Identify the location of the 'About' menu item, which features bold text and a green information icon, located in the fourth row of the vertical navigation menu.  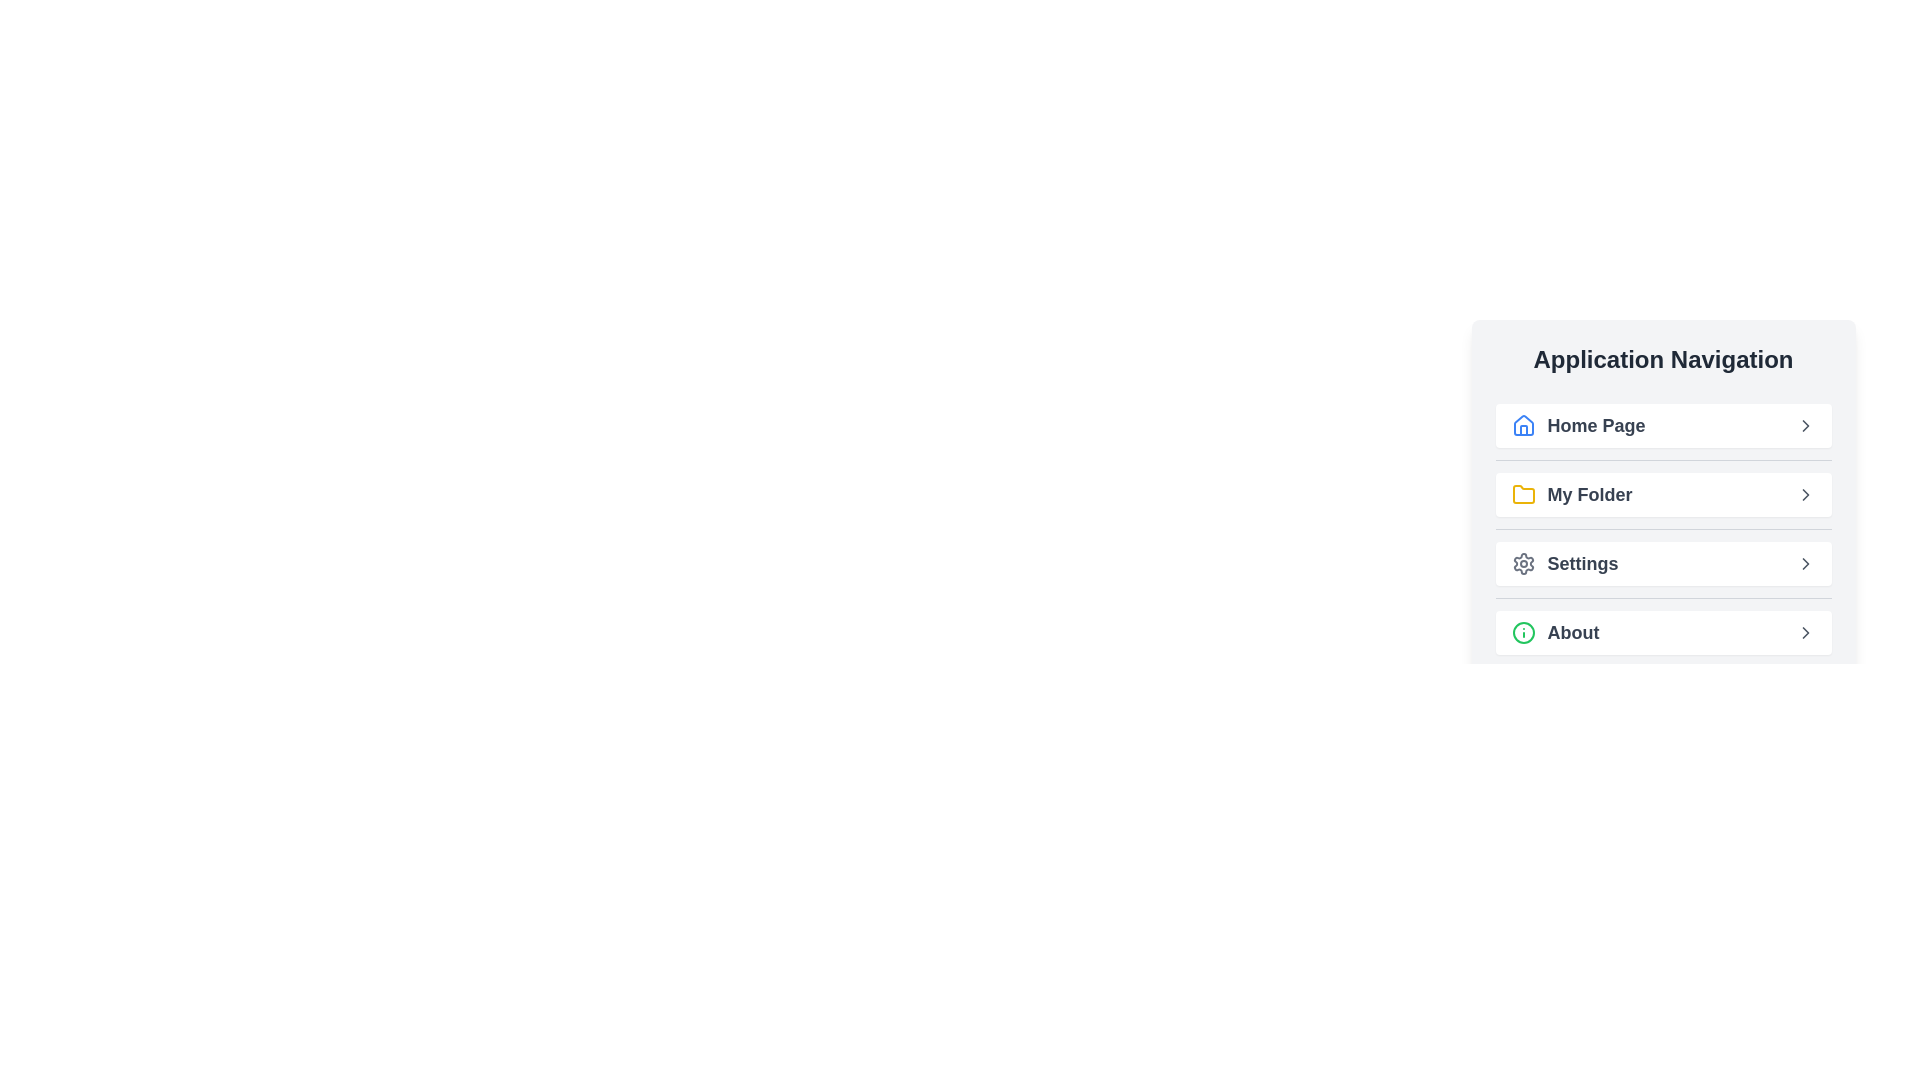
(1554, 632).